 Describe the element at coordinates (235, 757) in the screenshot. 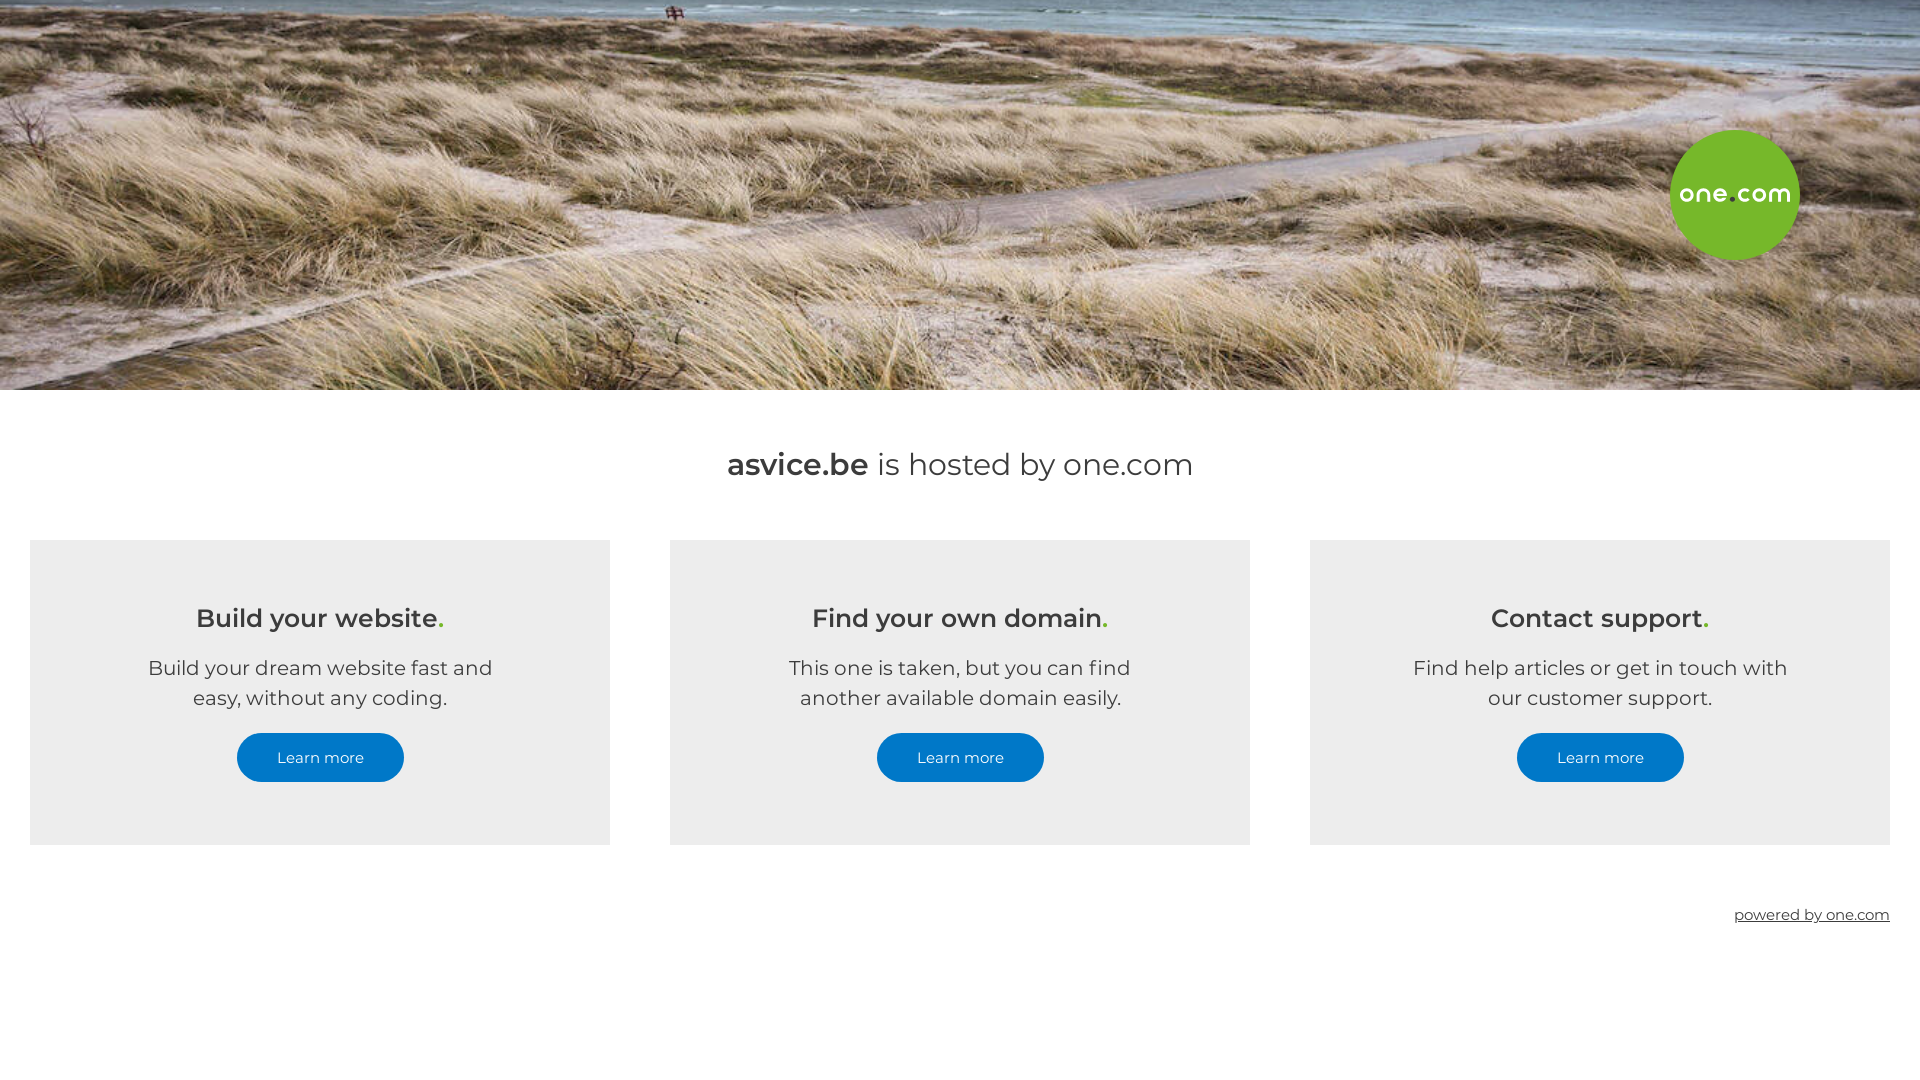

I see `'Learn more'` at that location.